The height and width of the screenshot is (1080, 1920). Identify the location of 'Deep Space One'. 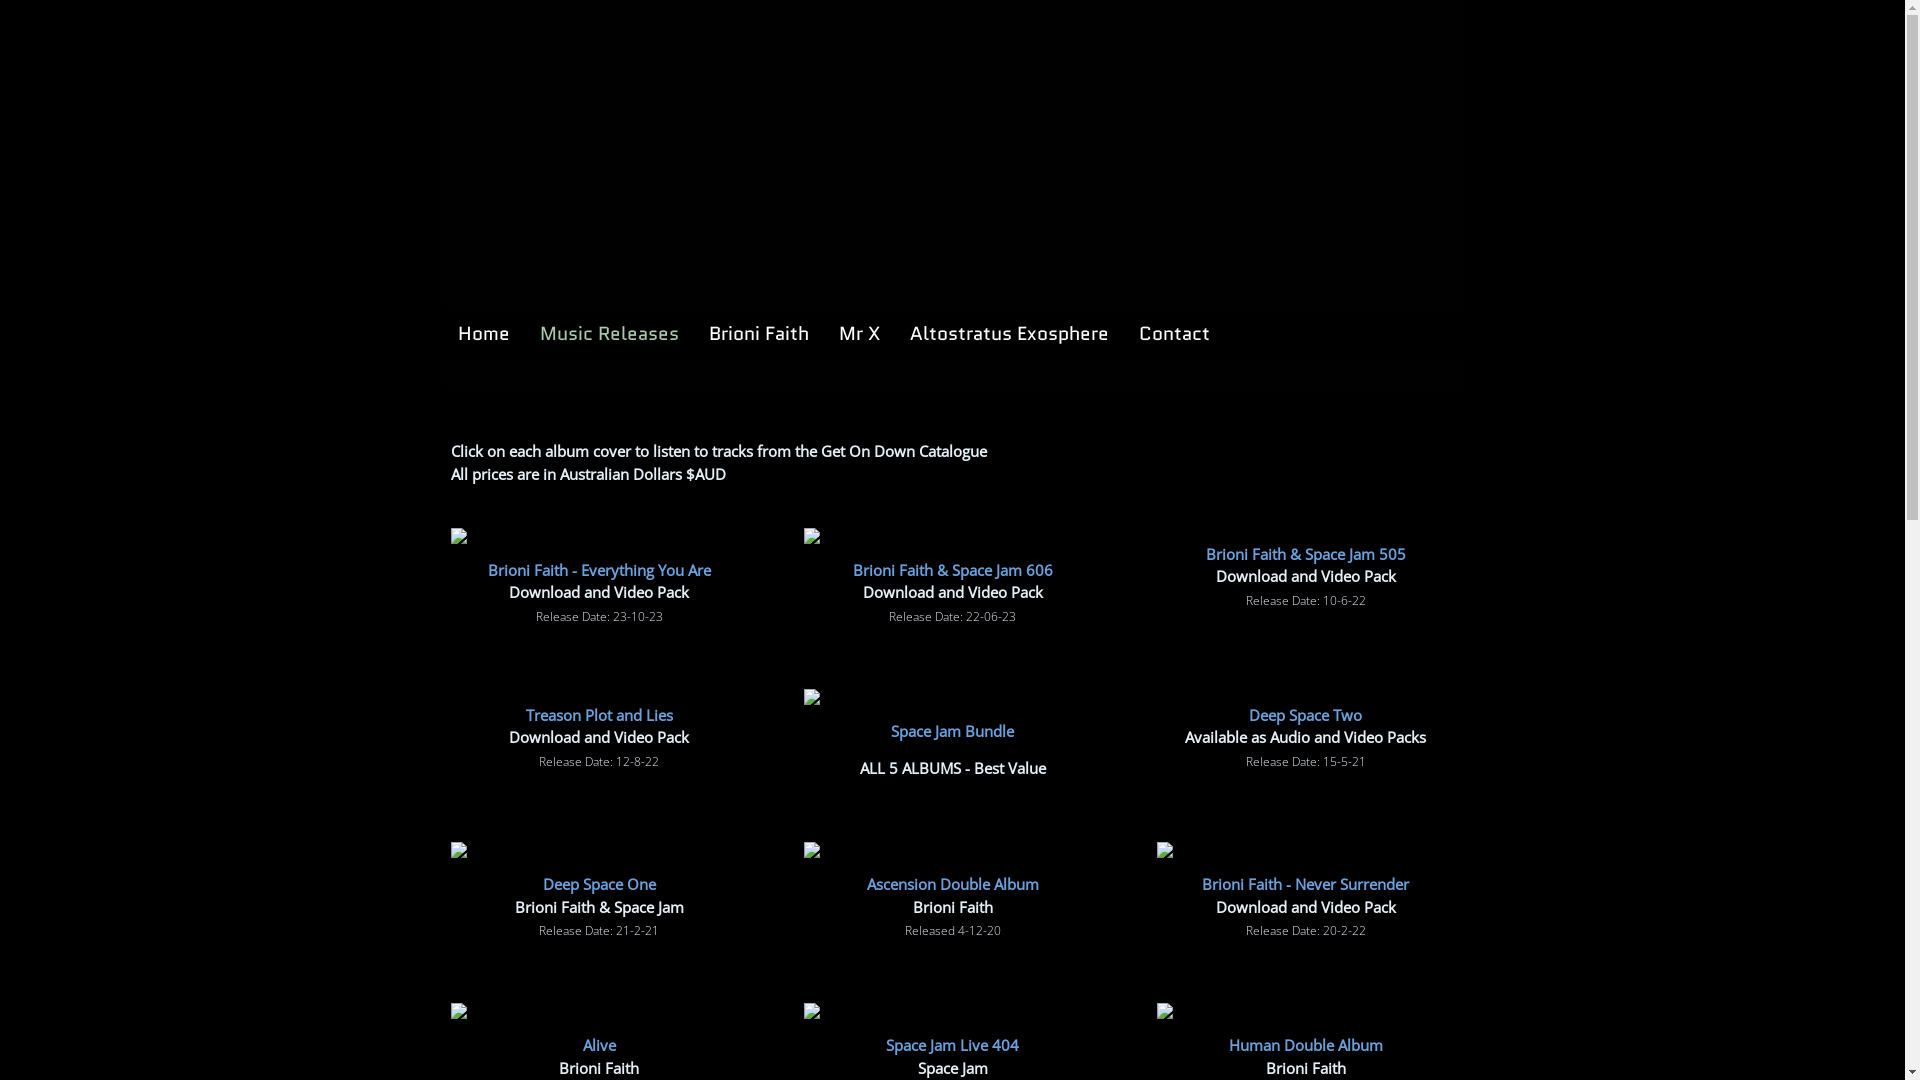
(542, 882).